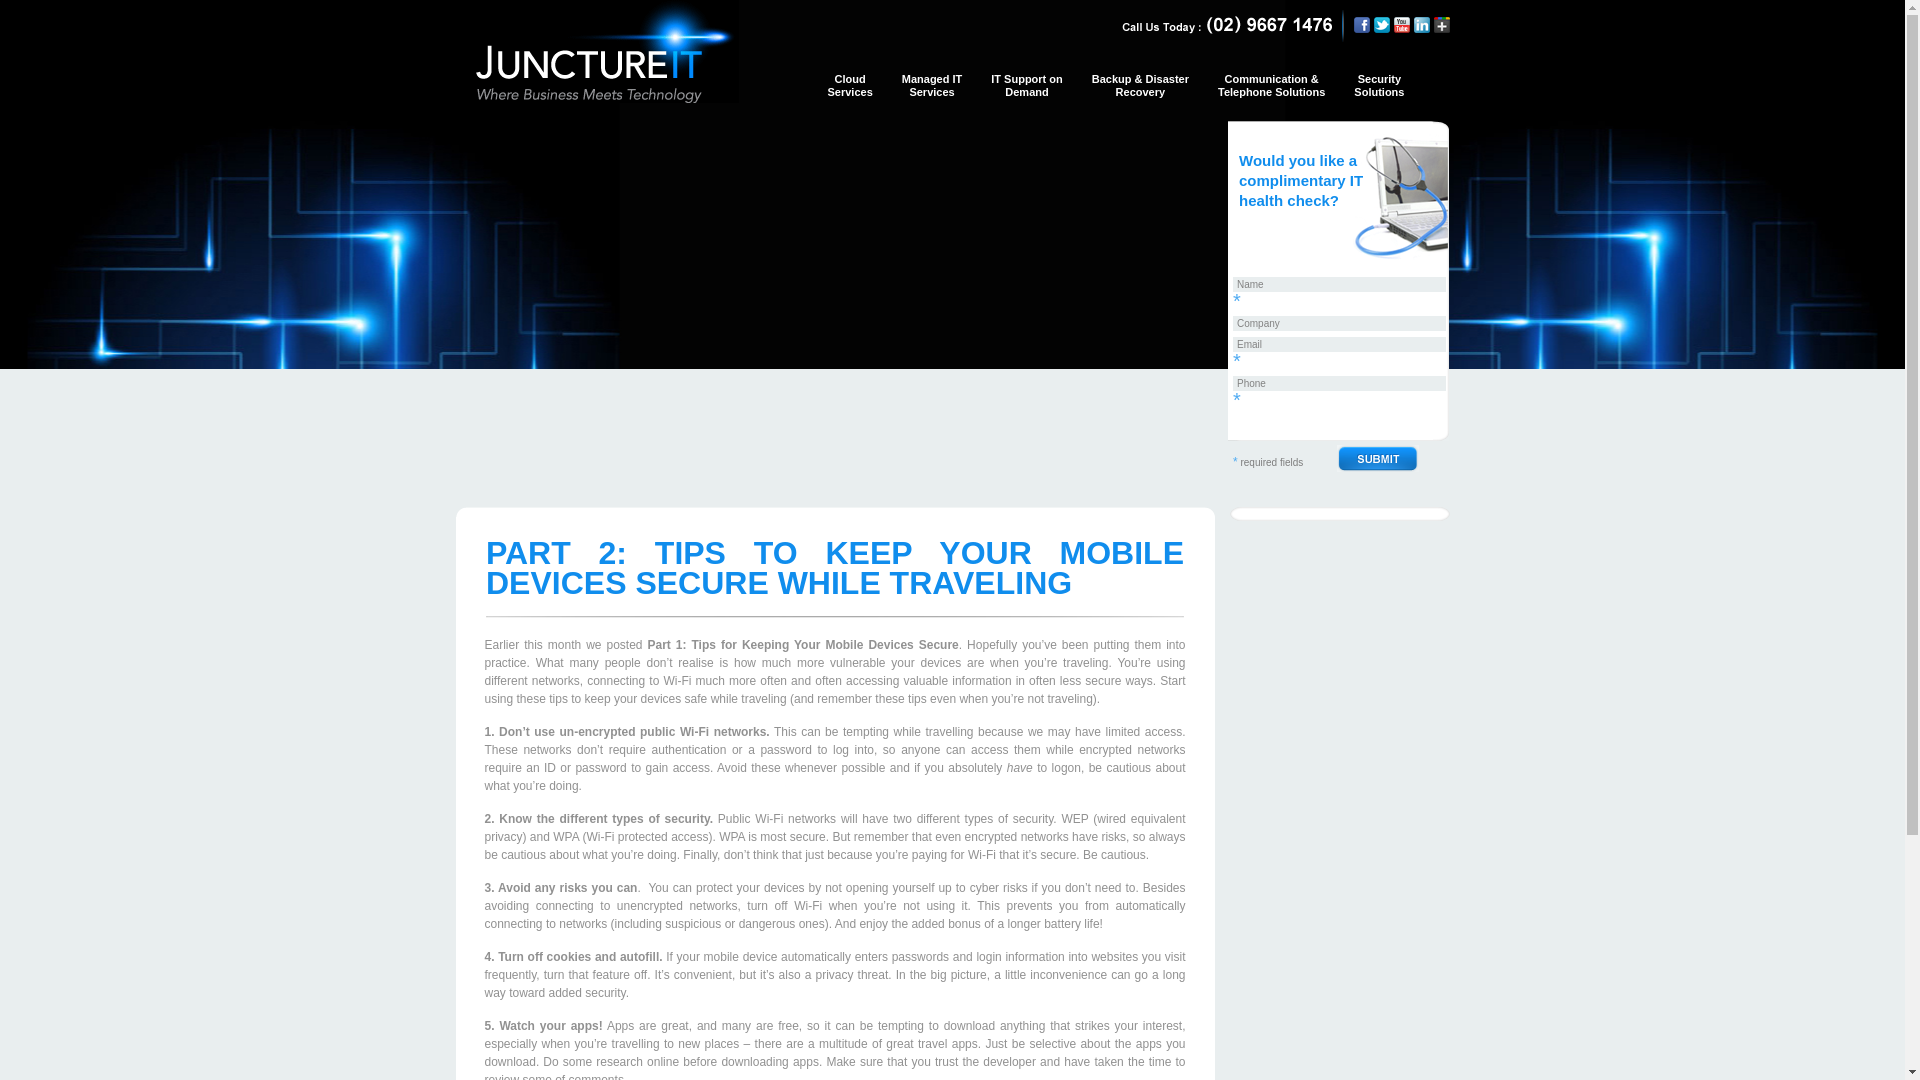  Describe the element at coordinates (931, 91) in the screenshot. I see `'Managed IT` at that location.